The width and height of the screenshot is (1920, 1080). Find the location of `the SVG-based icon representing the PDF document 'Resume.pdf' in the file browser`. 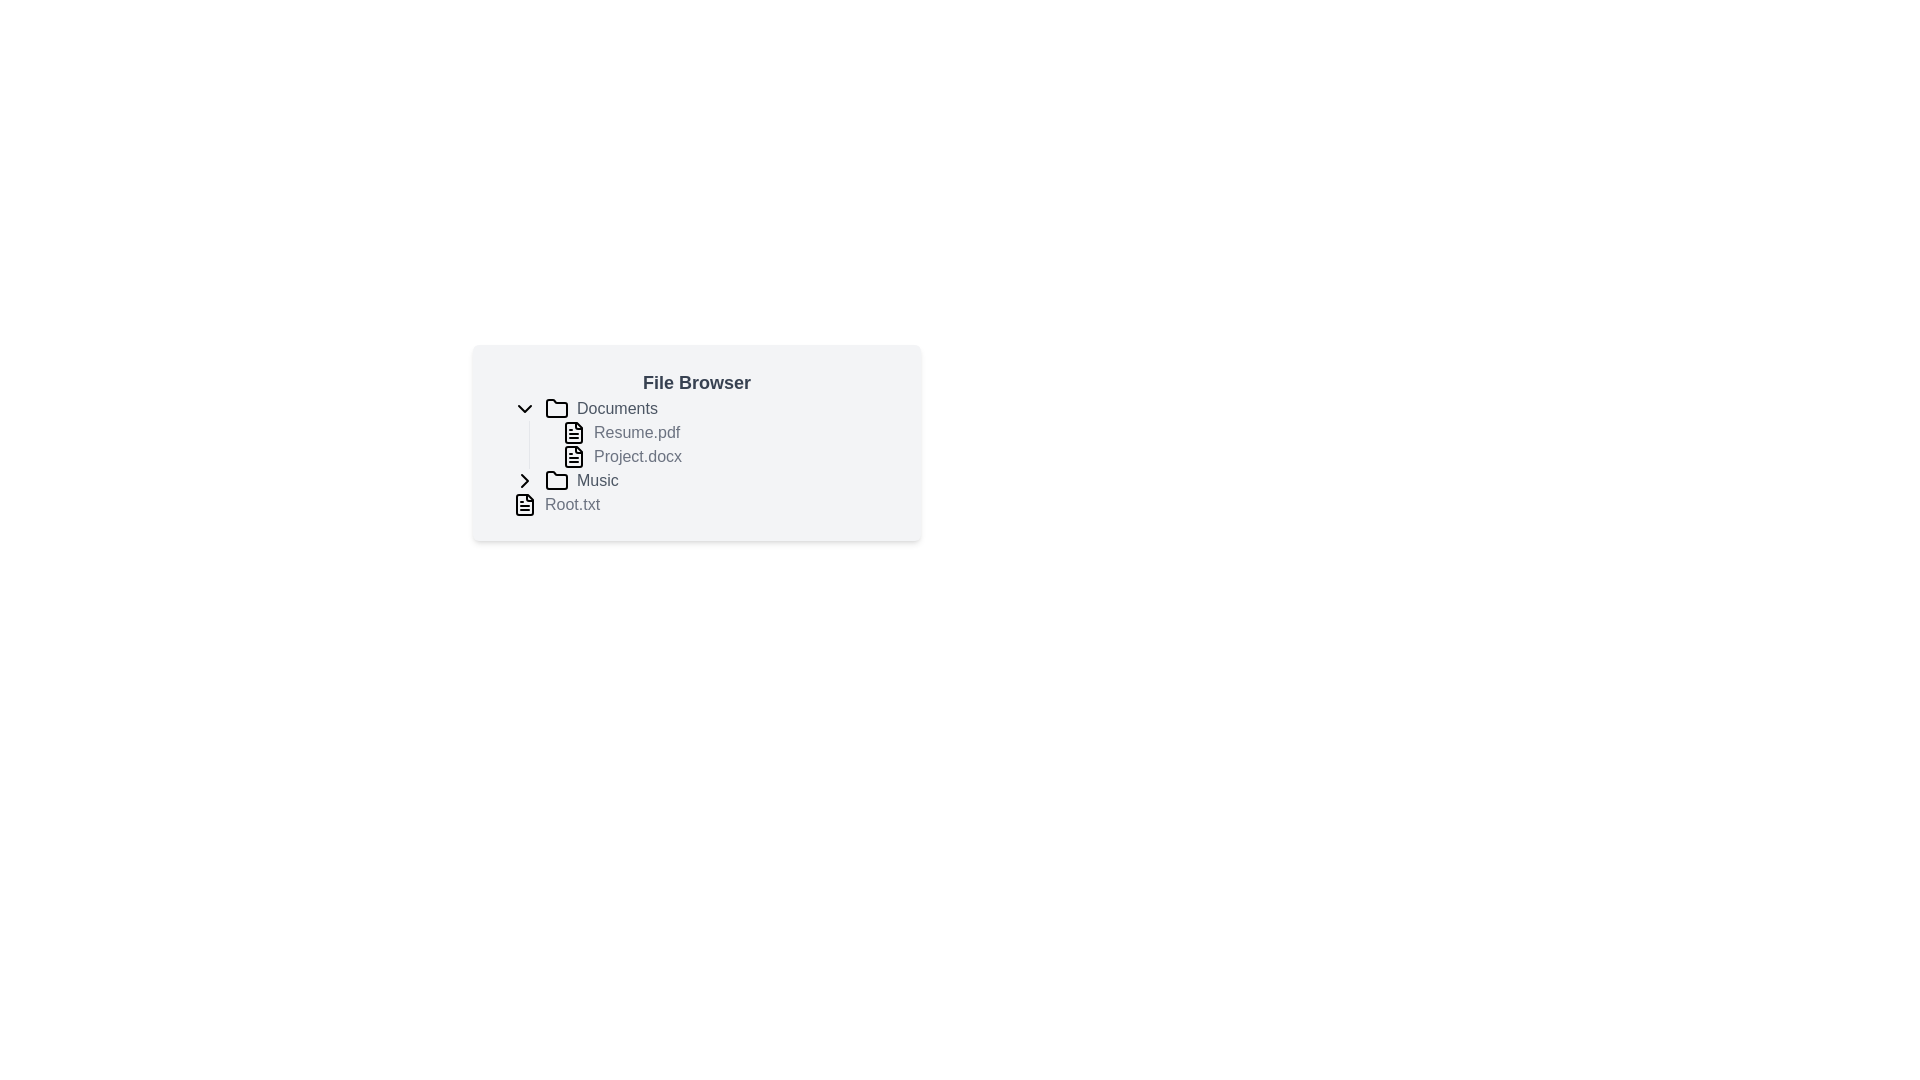

the SVG-based icon representing the PDF document 'Resume.pdf' in the file browser is located at coordinates (573, 431).